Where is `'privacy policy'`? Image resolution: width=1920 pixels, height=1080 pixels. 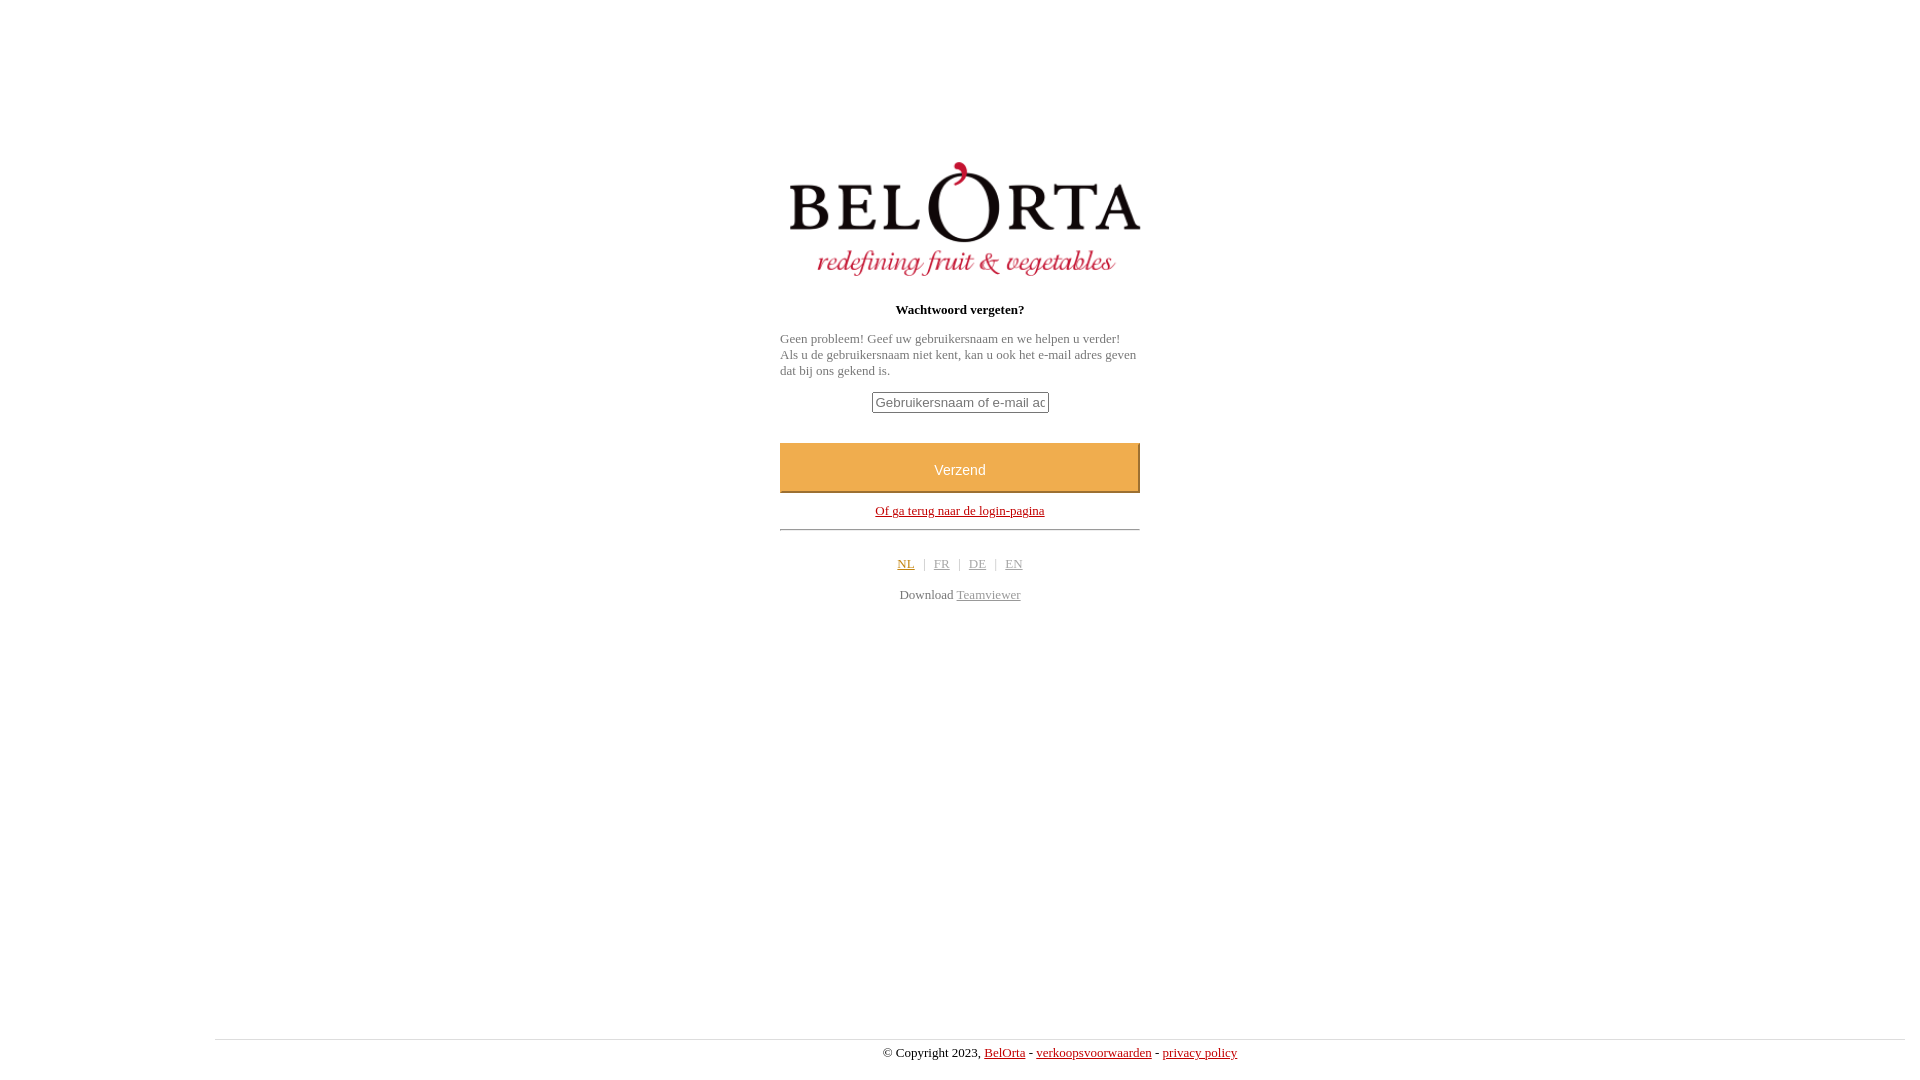 'privacy policy' is located at coordinates (1200, 1051).